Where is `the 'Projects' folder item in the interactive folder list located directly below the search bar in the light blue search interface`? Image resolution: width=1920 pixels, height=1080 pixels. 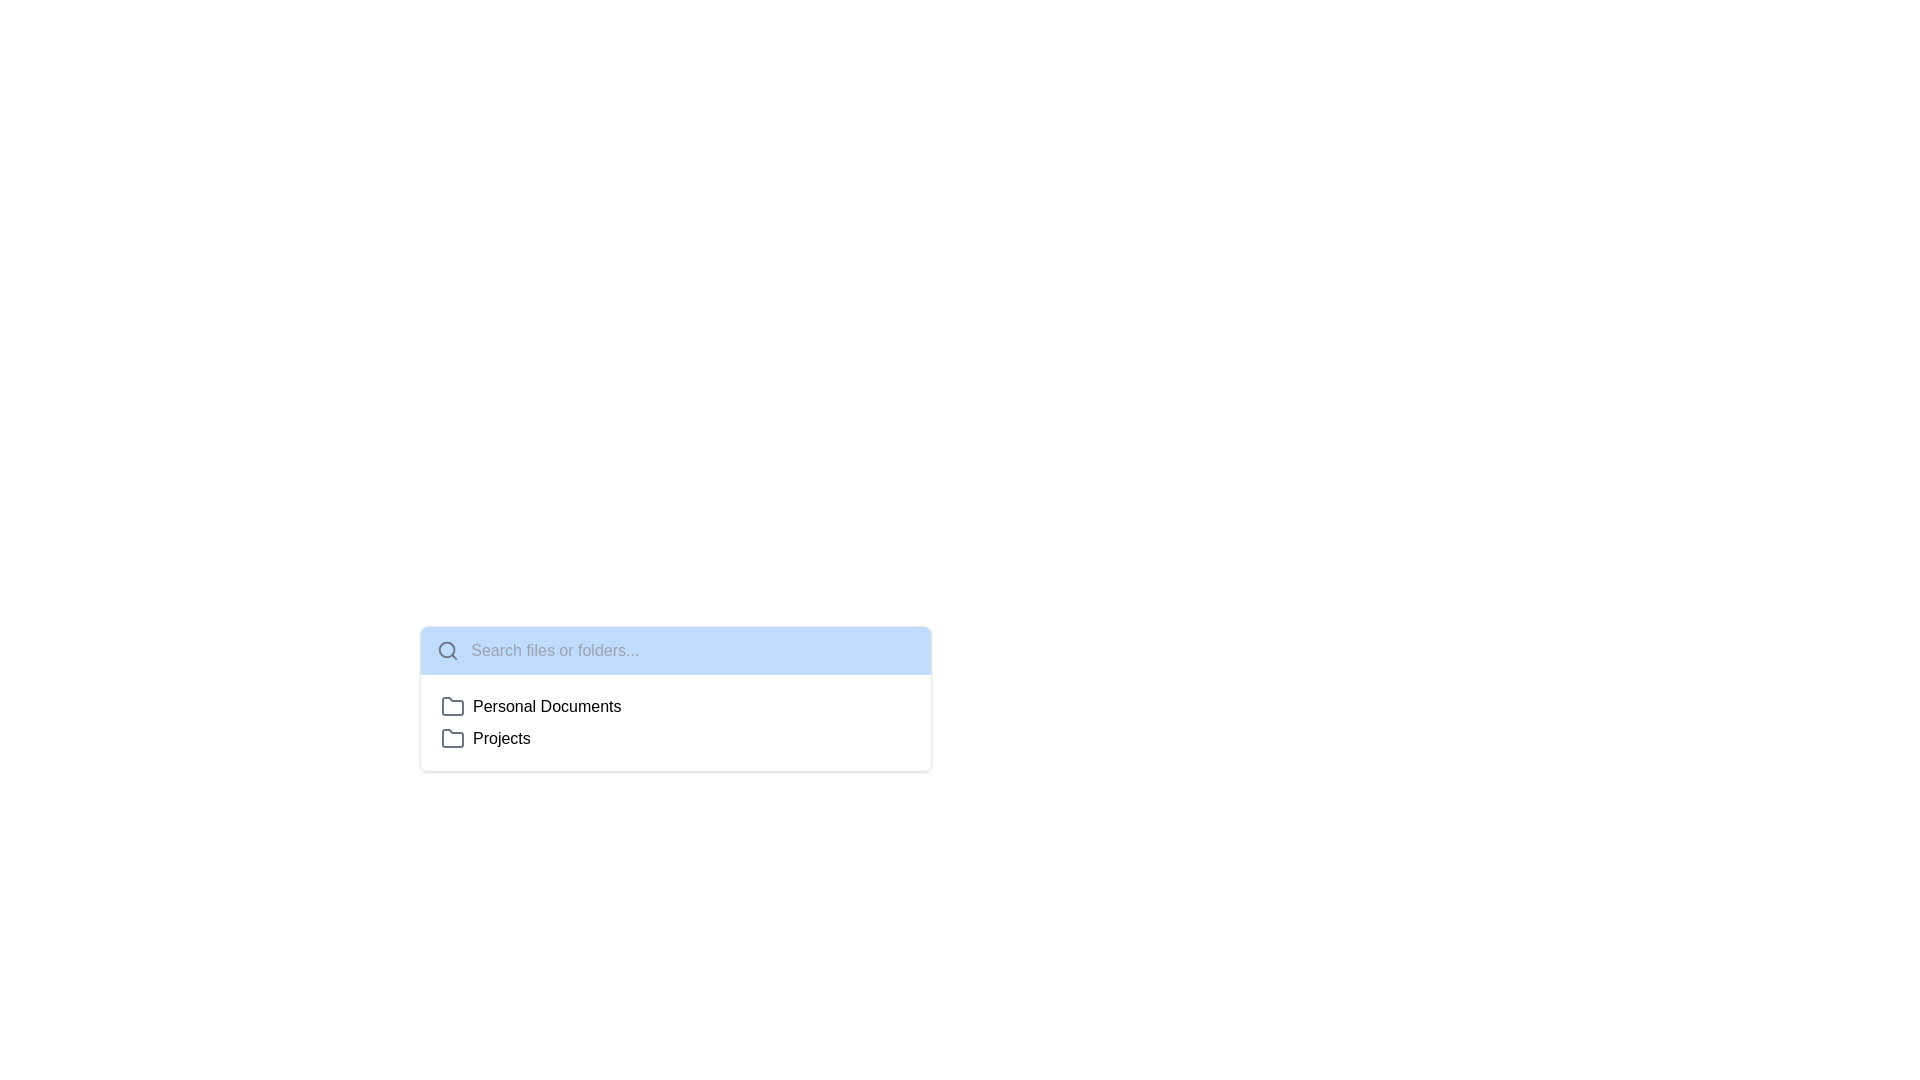 the 'Projects' folder item in the interactive folder list located directly below the search bar in the light blue search interface is located at coordinates (676, 722).